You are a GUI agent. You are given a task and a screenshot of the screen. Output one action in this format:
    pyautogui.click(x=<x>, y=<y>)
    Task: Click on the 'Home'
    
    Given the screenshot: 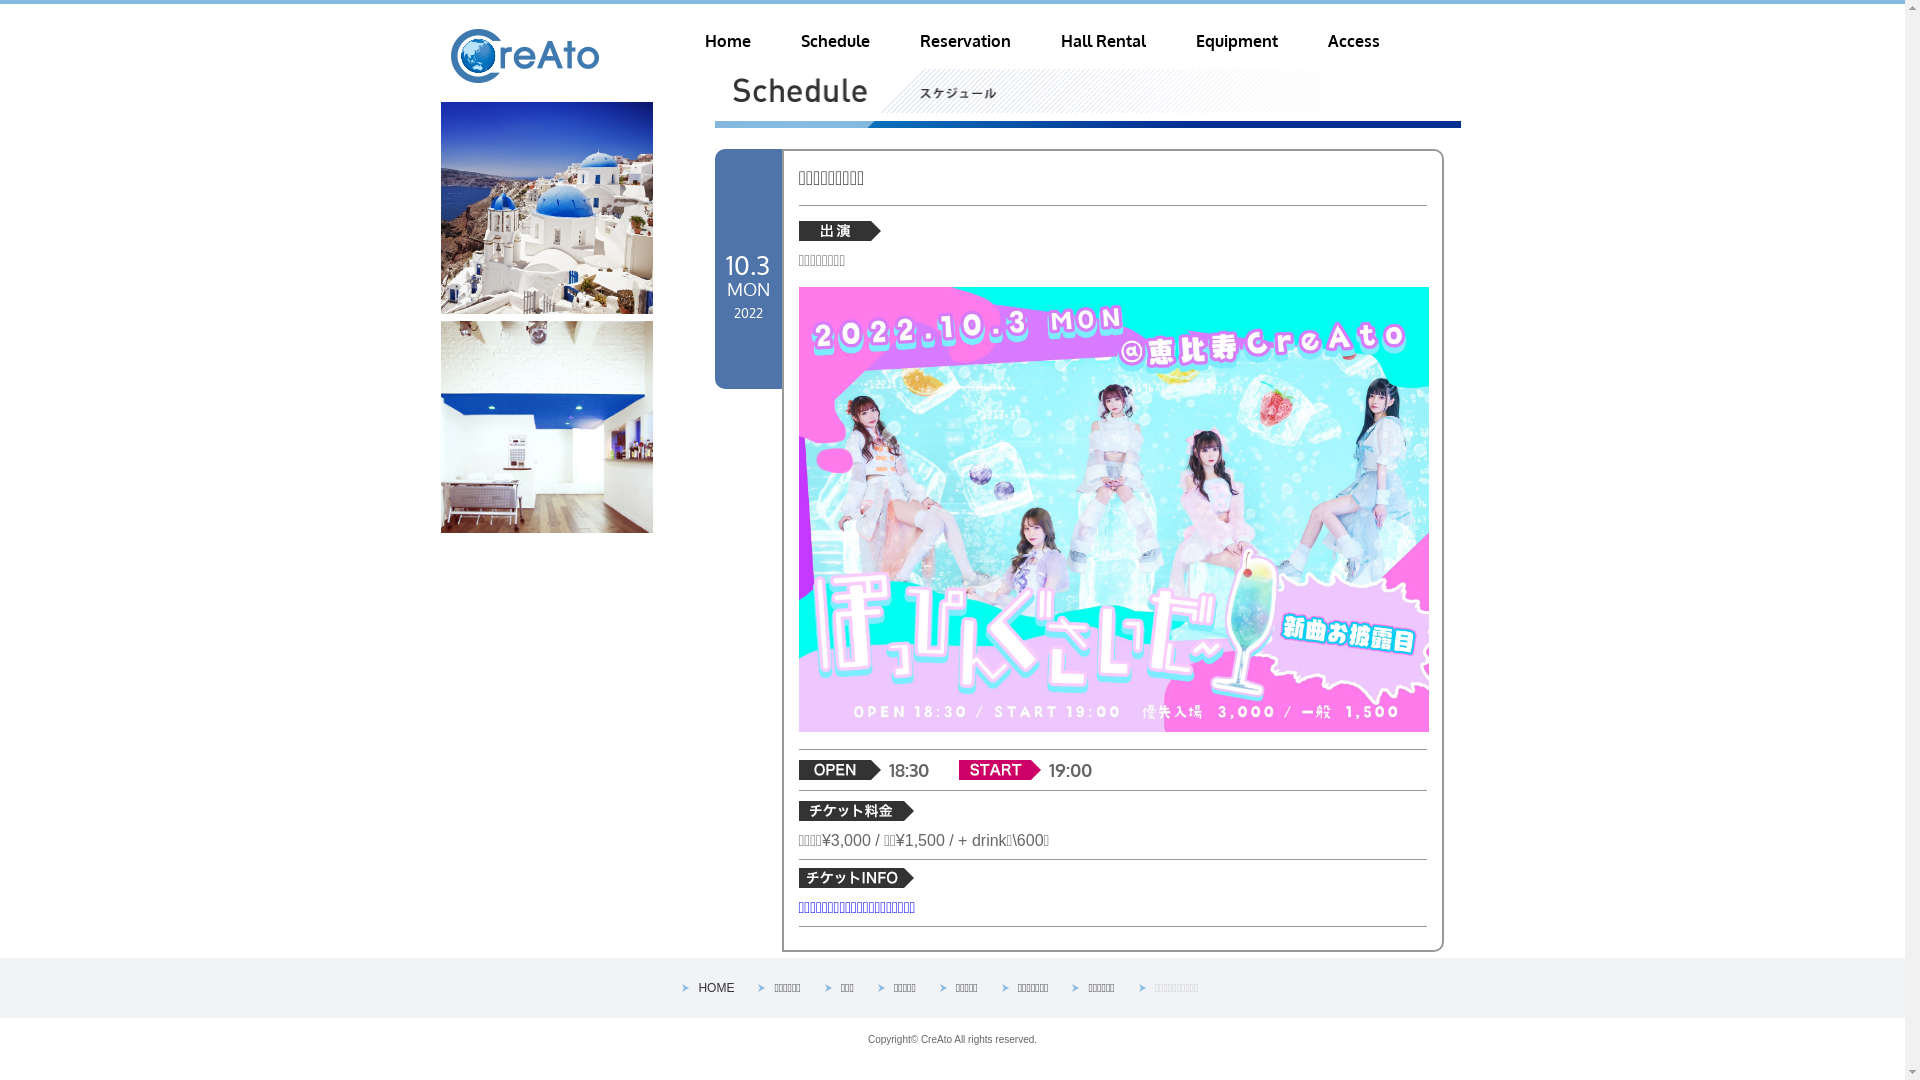 What is the action you would take?
    pyautogui.click(x=725, y=41)
    